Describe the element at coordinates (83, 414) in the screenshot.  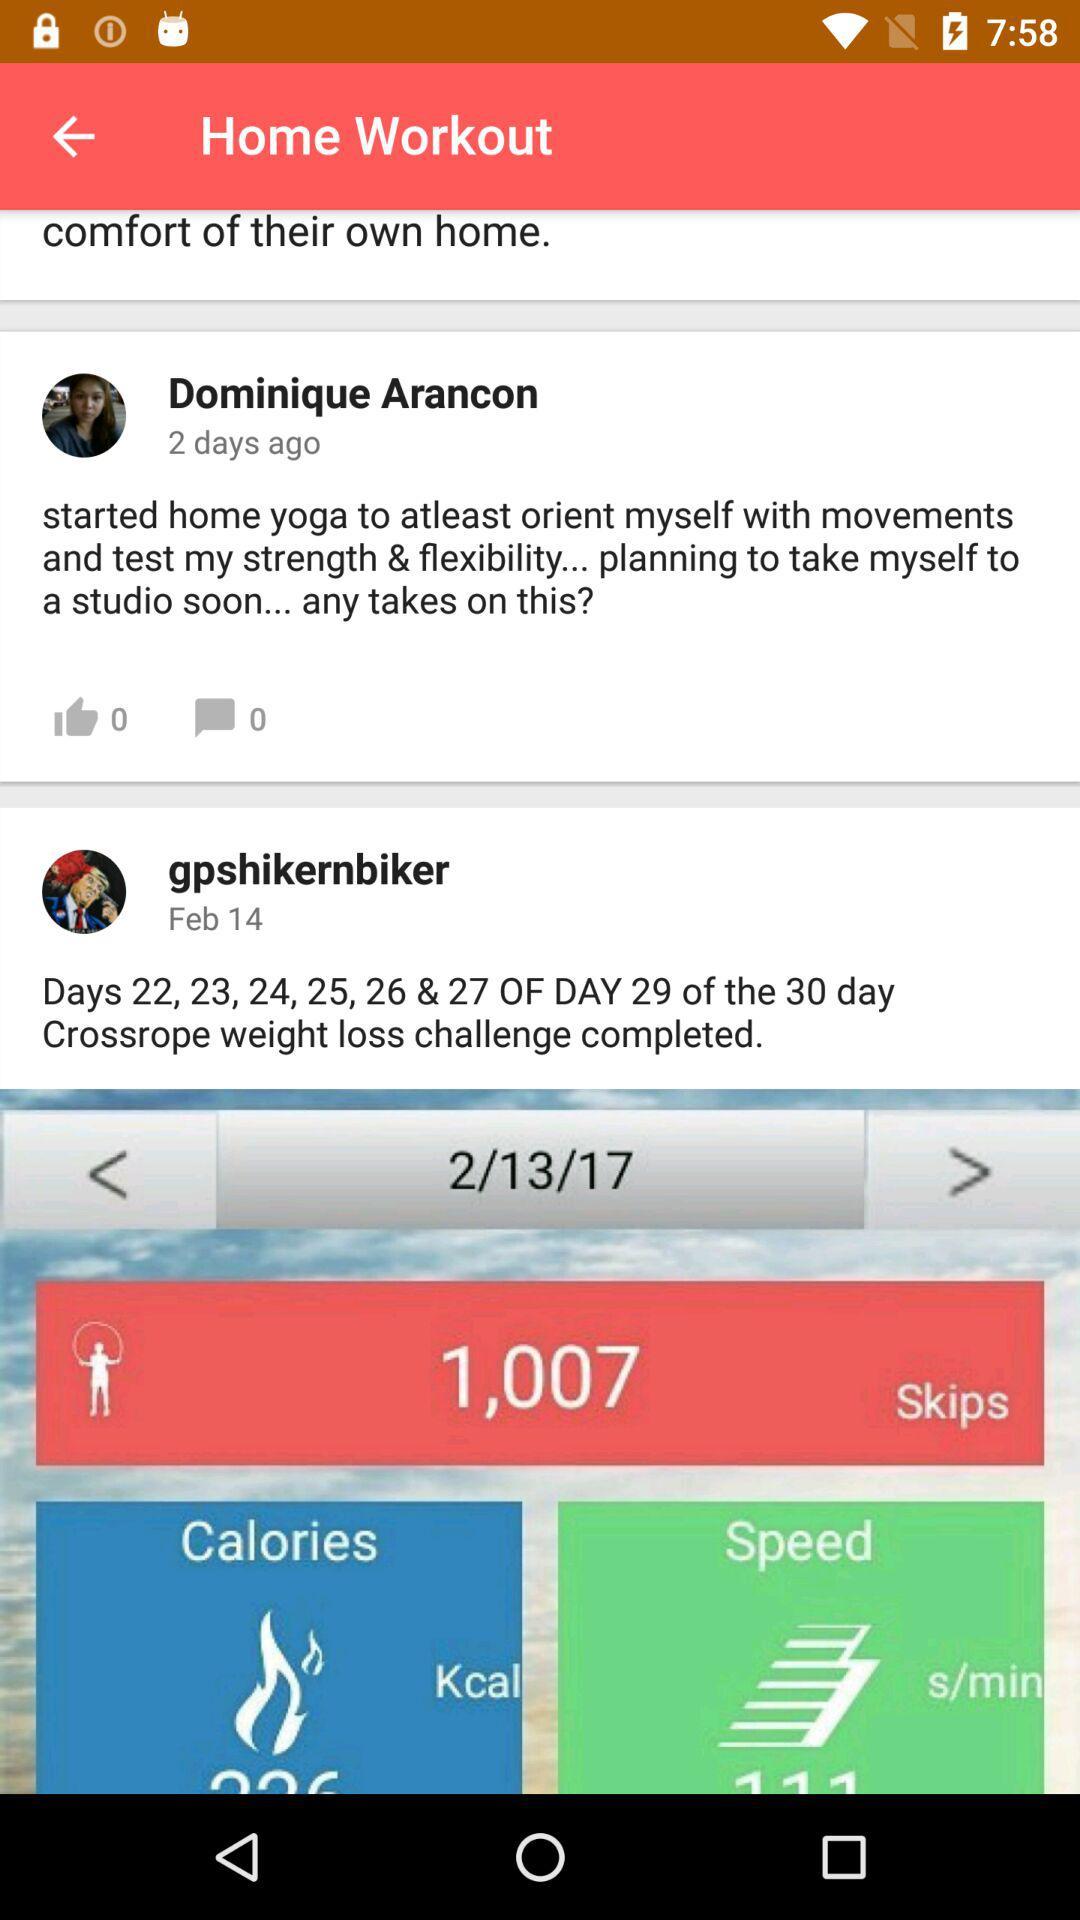
I see `comments` at that location.